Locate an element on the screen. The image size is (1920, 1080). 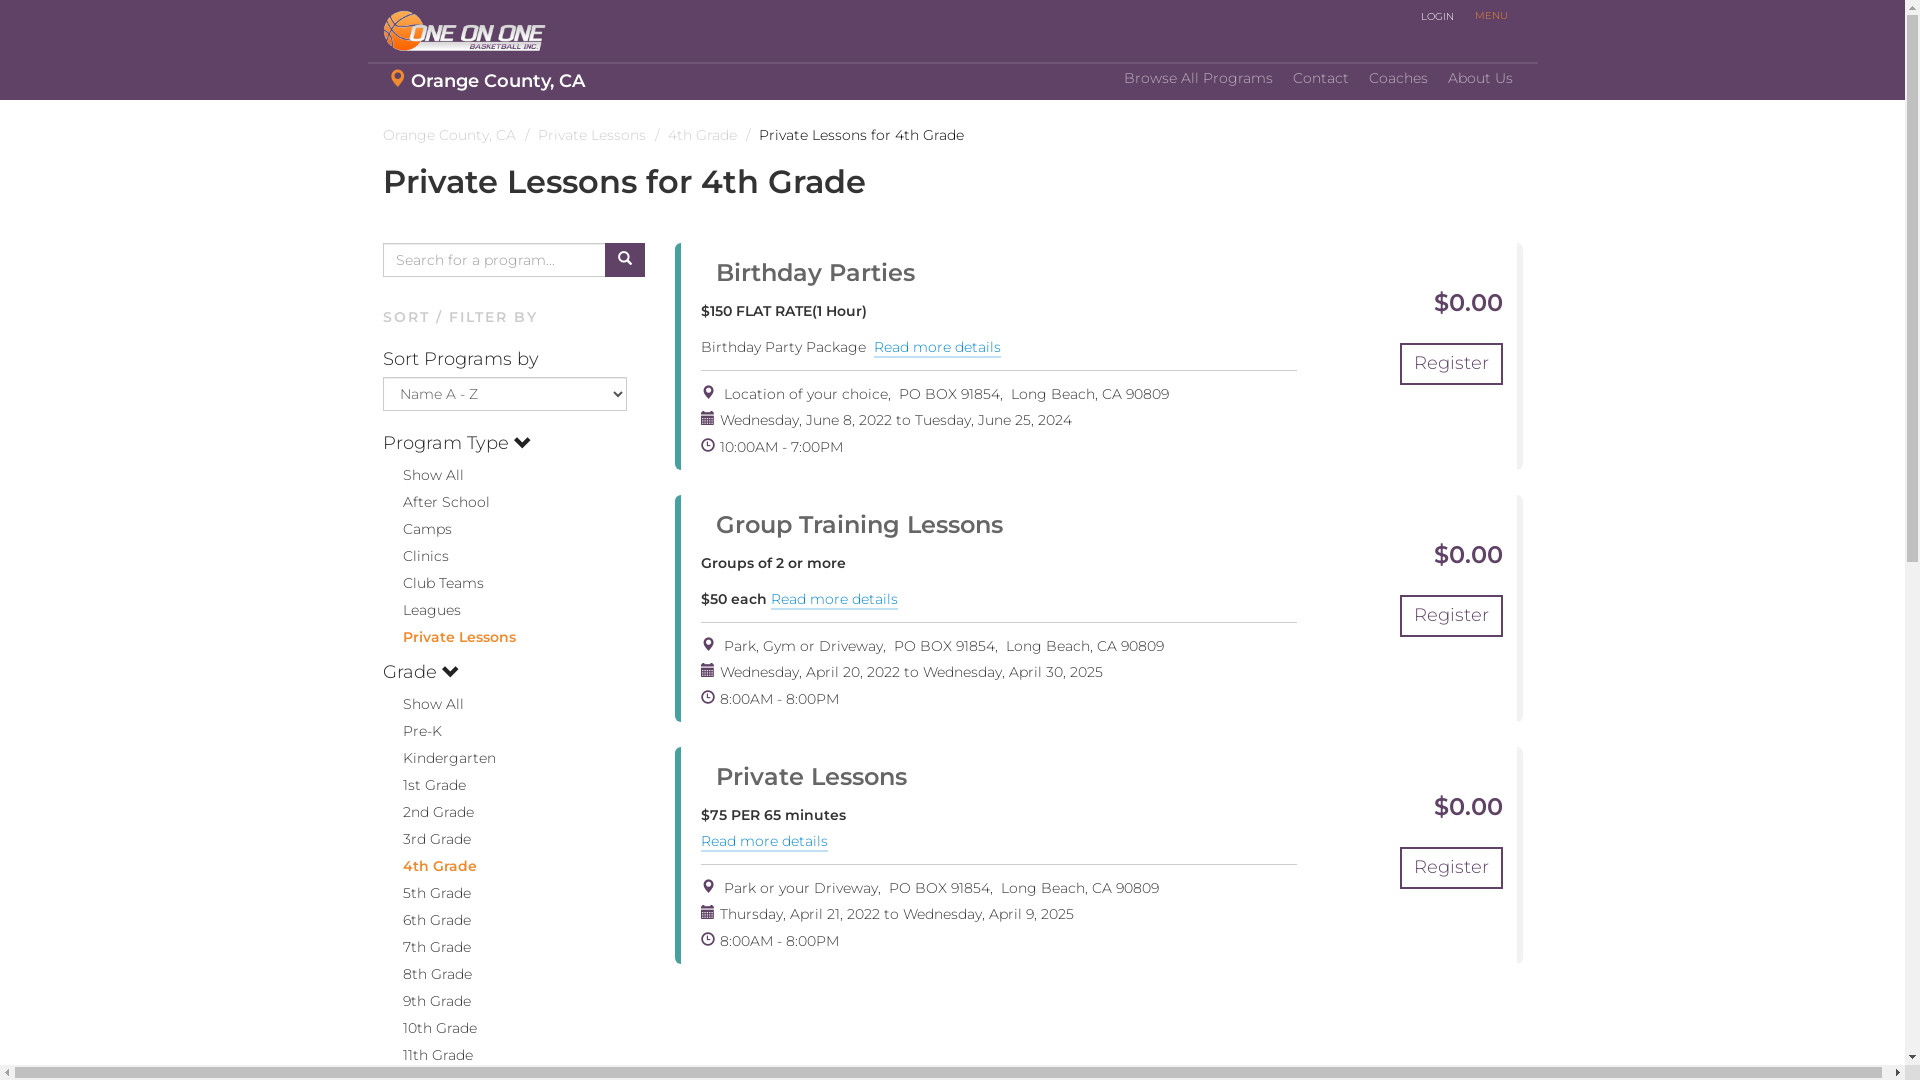
'LOGIN' is located at coordinates (1409, 16).